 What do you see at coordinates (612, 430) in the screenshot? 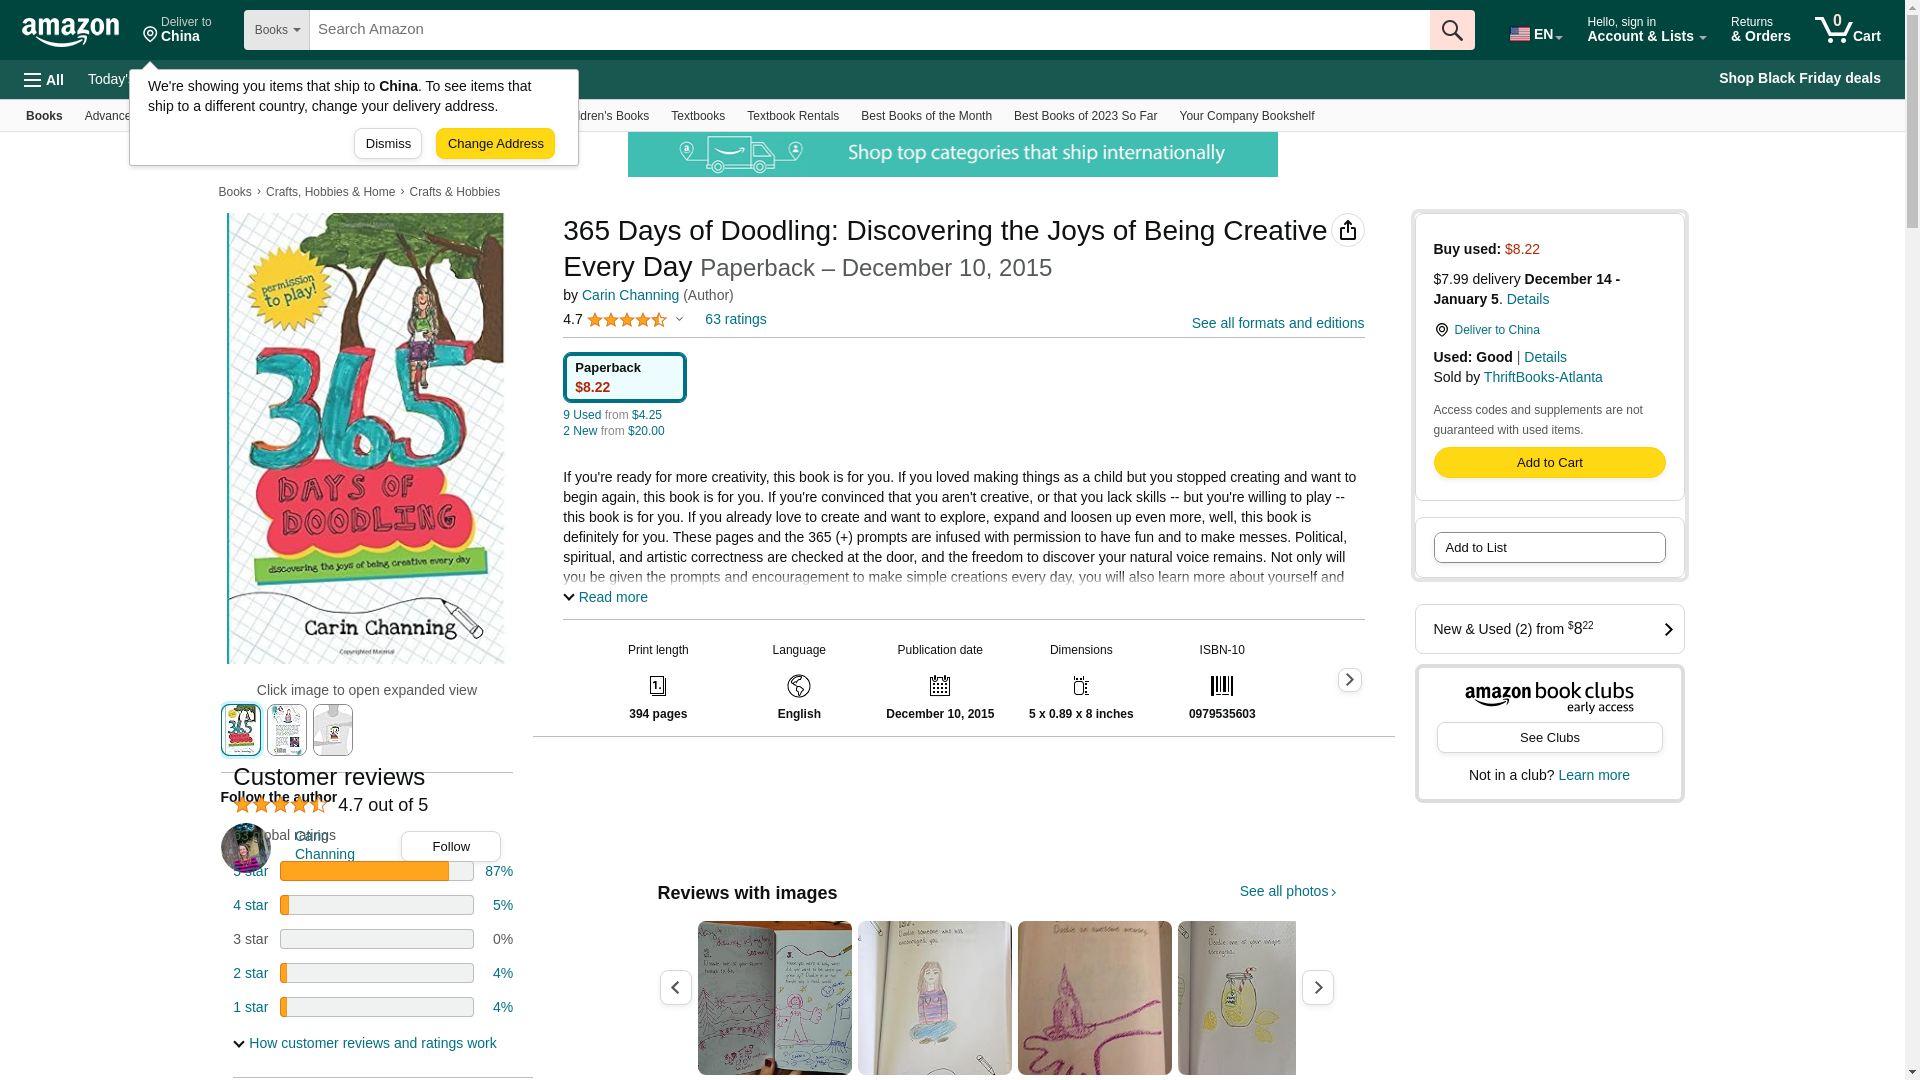
I see `'2 New from $20.00'` at bounding box center [612, 430].